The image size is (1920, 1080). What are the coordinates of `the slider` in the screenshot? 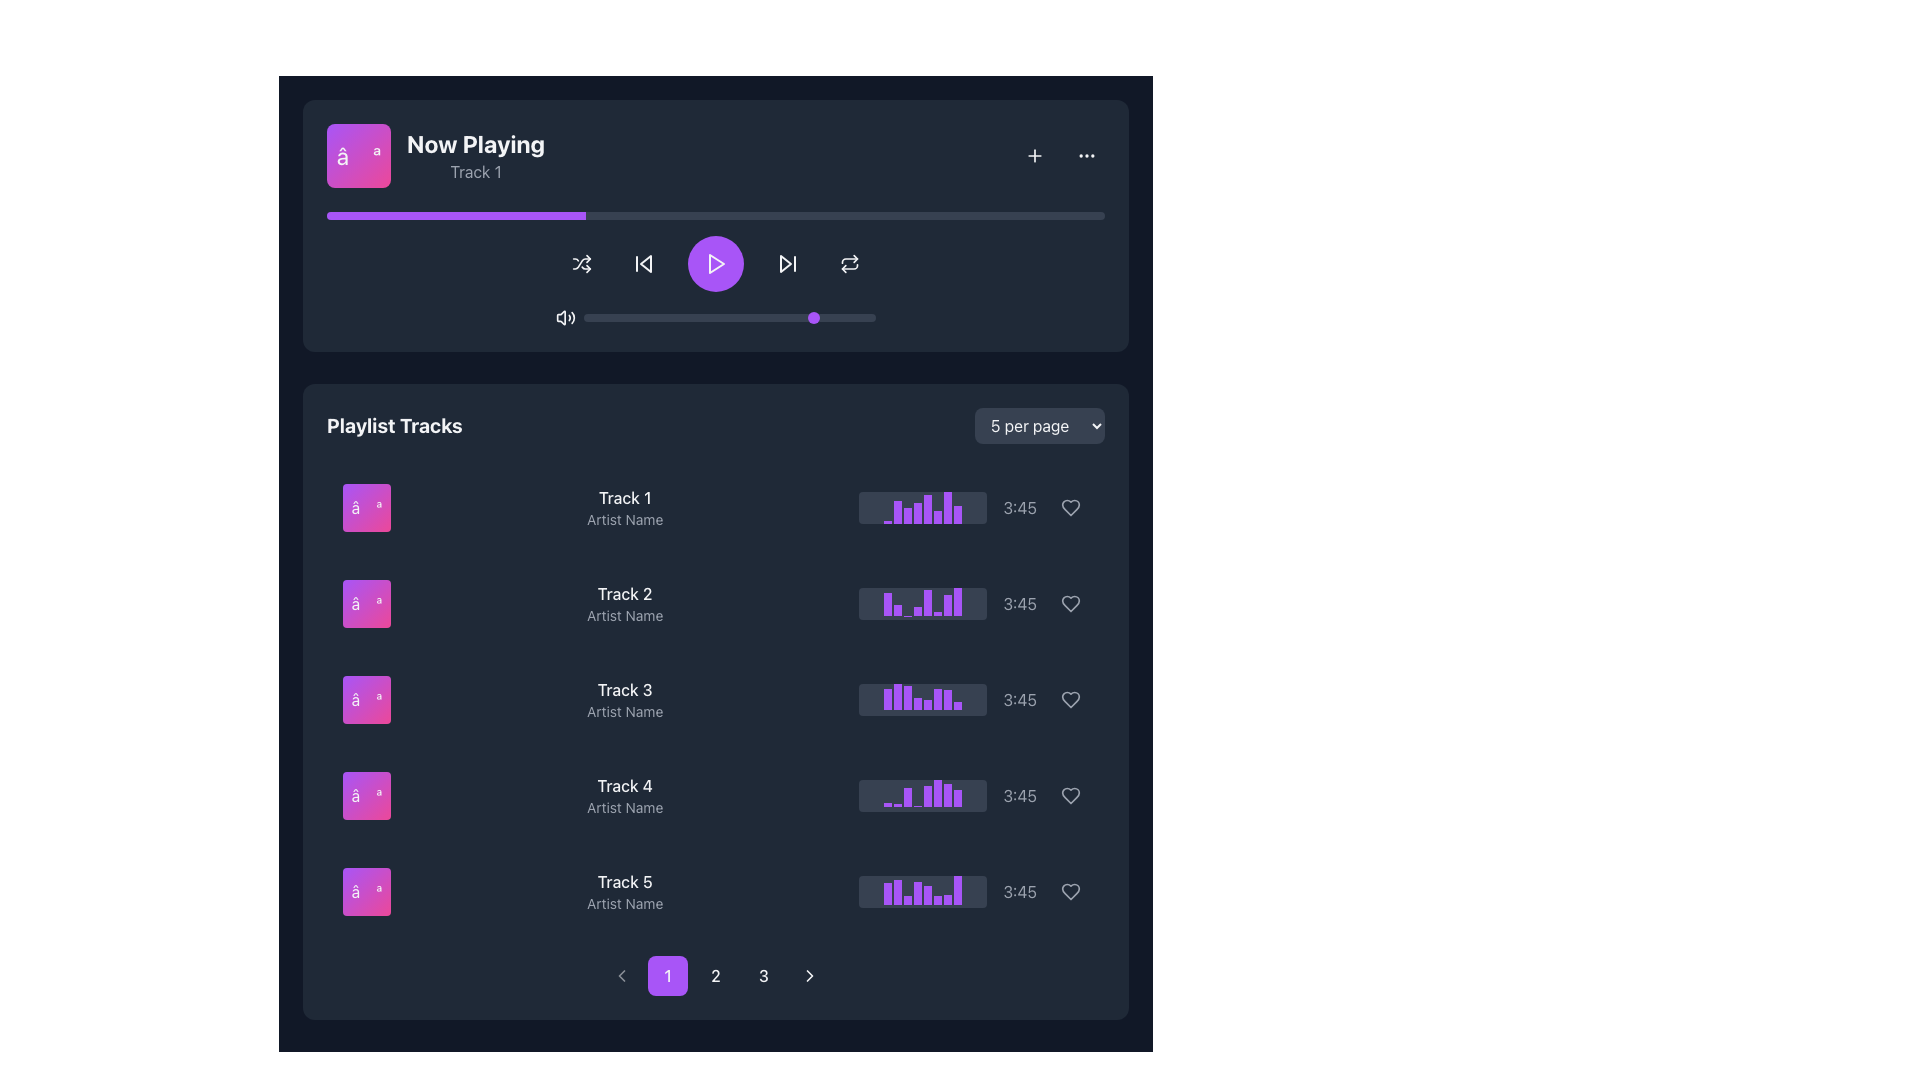 It's located at (787, 316).